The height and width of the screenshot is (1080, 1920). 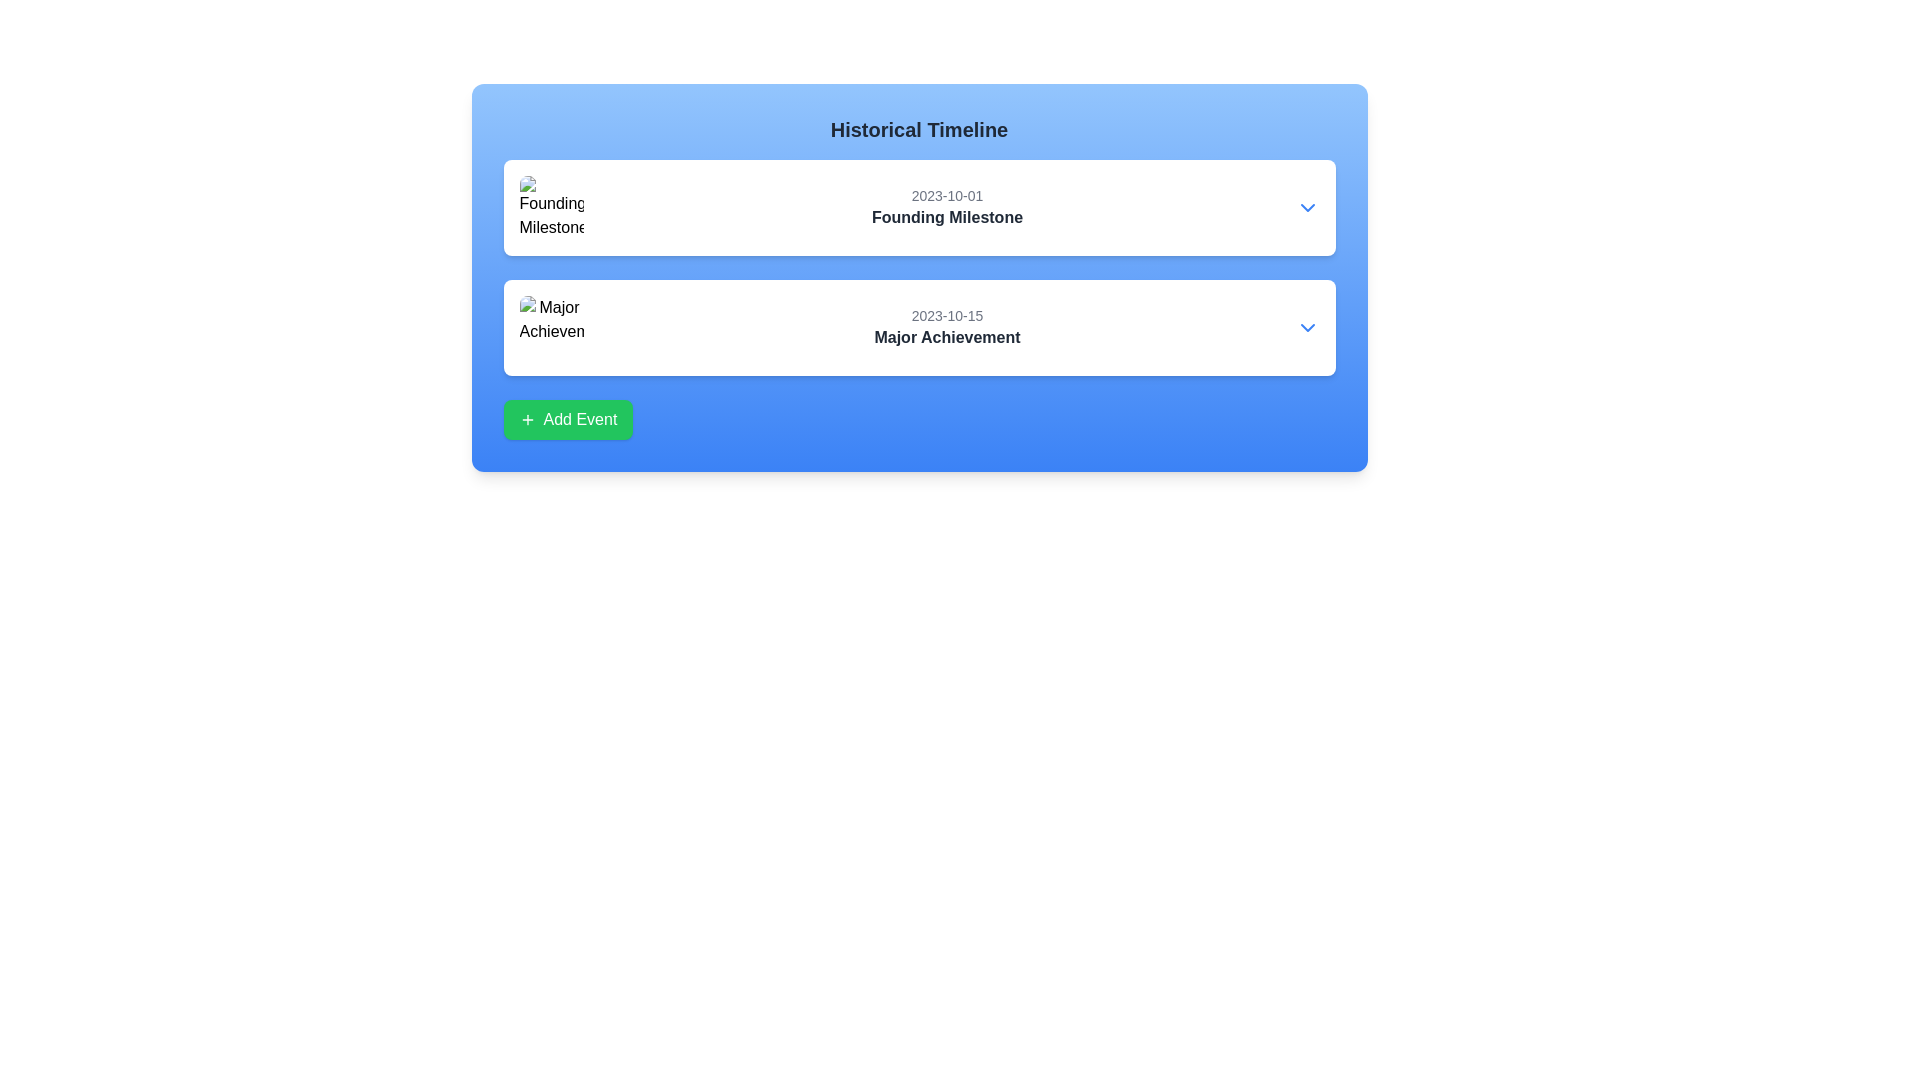 What do you see at coordinates (527, 419) in the screenshot?
I see `the plus sign icon located to the left of the 'Add Event' text within the green button at the bottom left of the 'Historical Timeline' card` at bounding box center [527, 419].